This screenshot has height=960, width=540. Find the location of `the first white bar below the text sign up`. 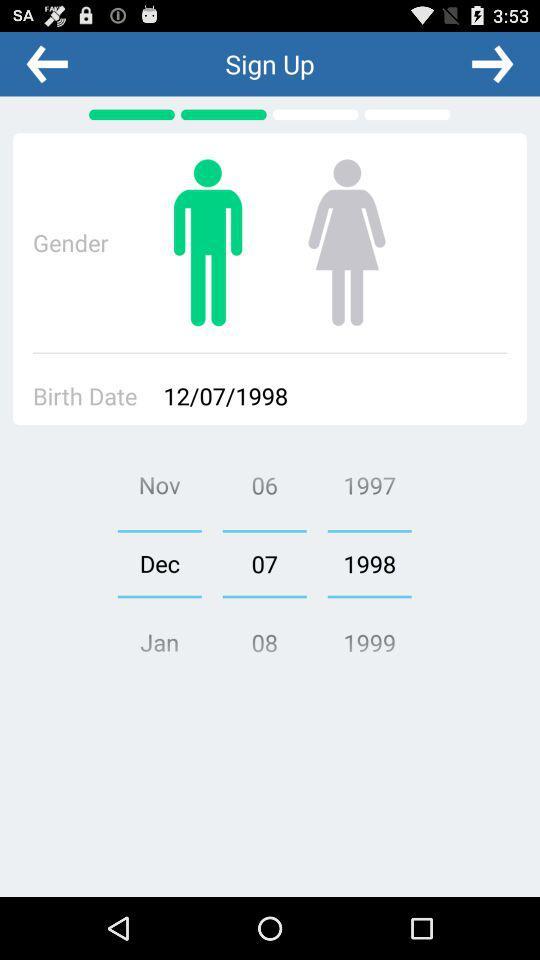

the first white bar below the text sign up is located at coordinates (316, 114).